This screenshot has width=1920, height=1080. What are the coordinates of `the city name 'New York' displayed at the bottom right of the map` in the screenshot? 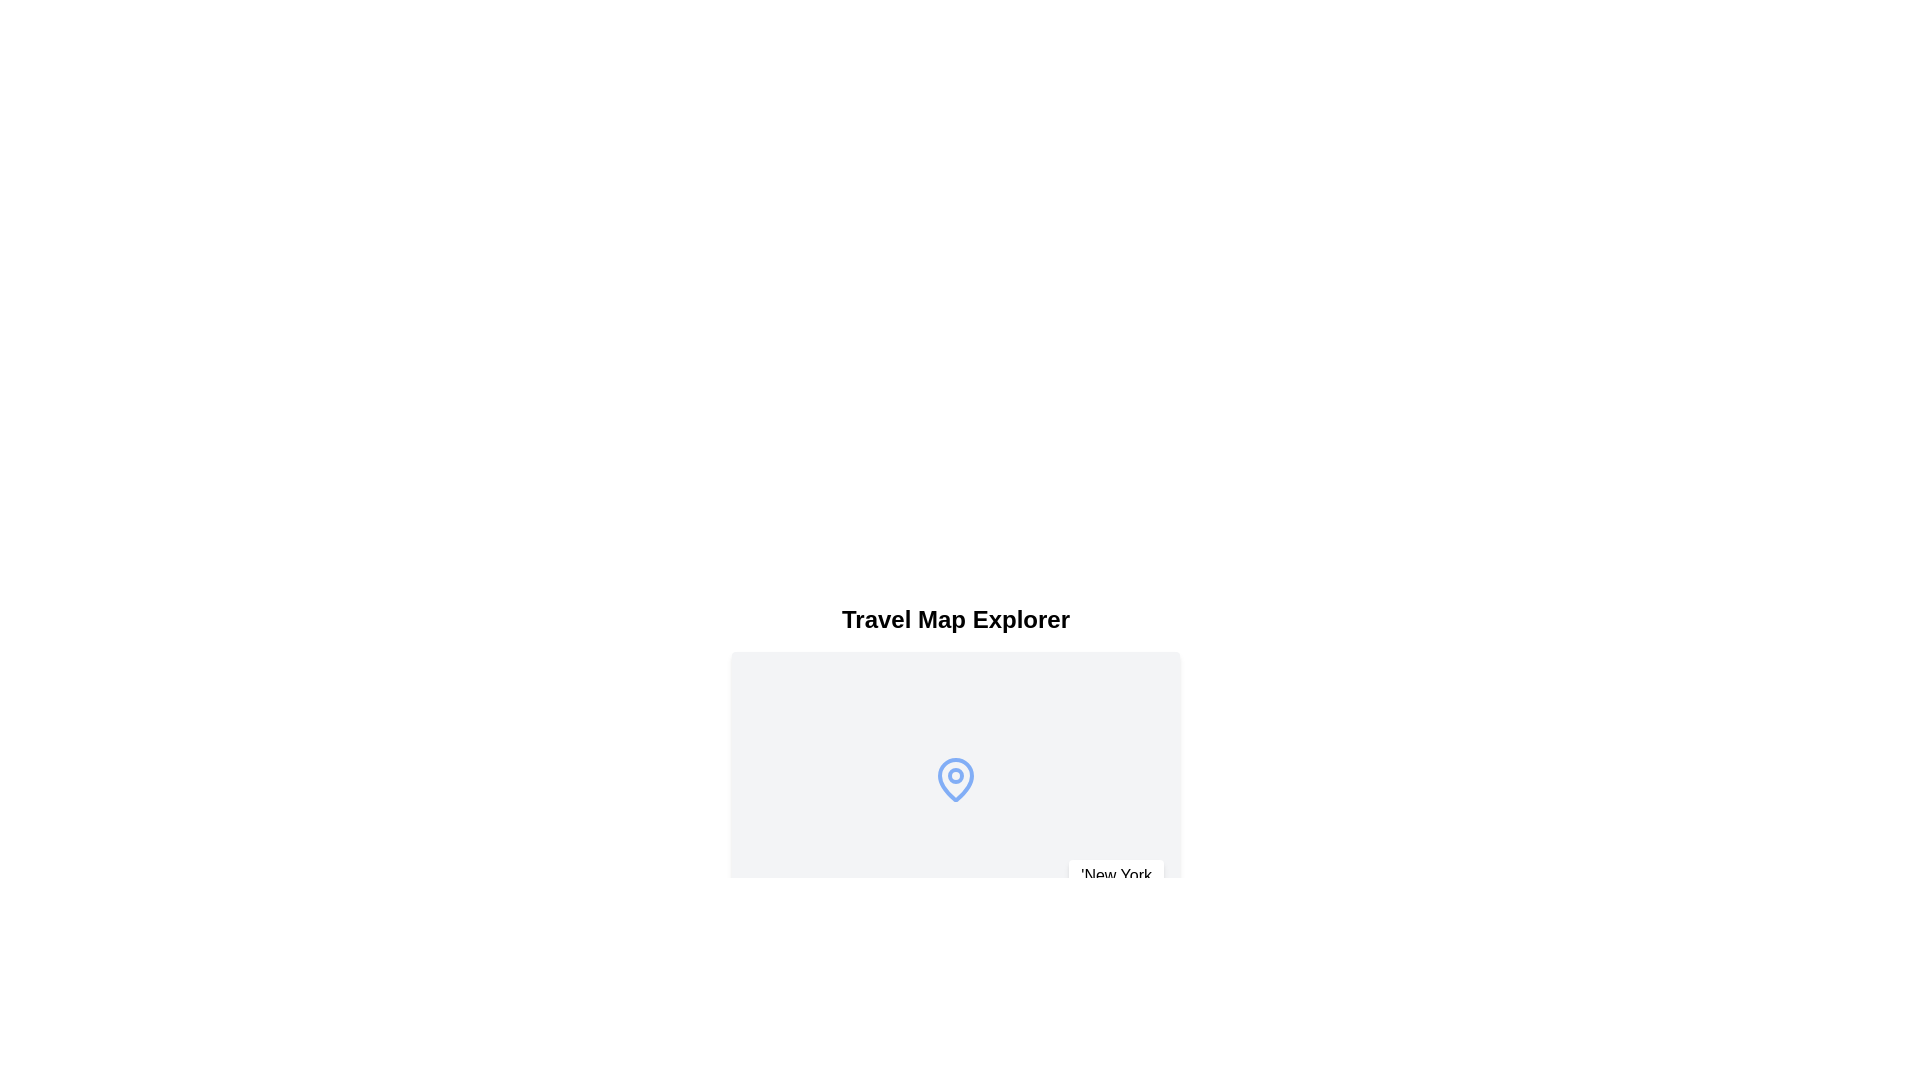 It's located at (1115, 874).